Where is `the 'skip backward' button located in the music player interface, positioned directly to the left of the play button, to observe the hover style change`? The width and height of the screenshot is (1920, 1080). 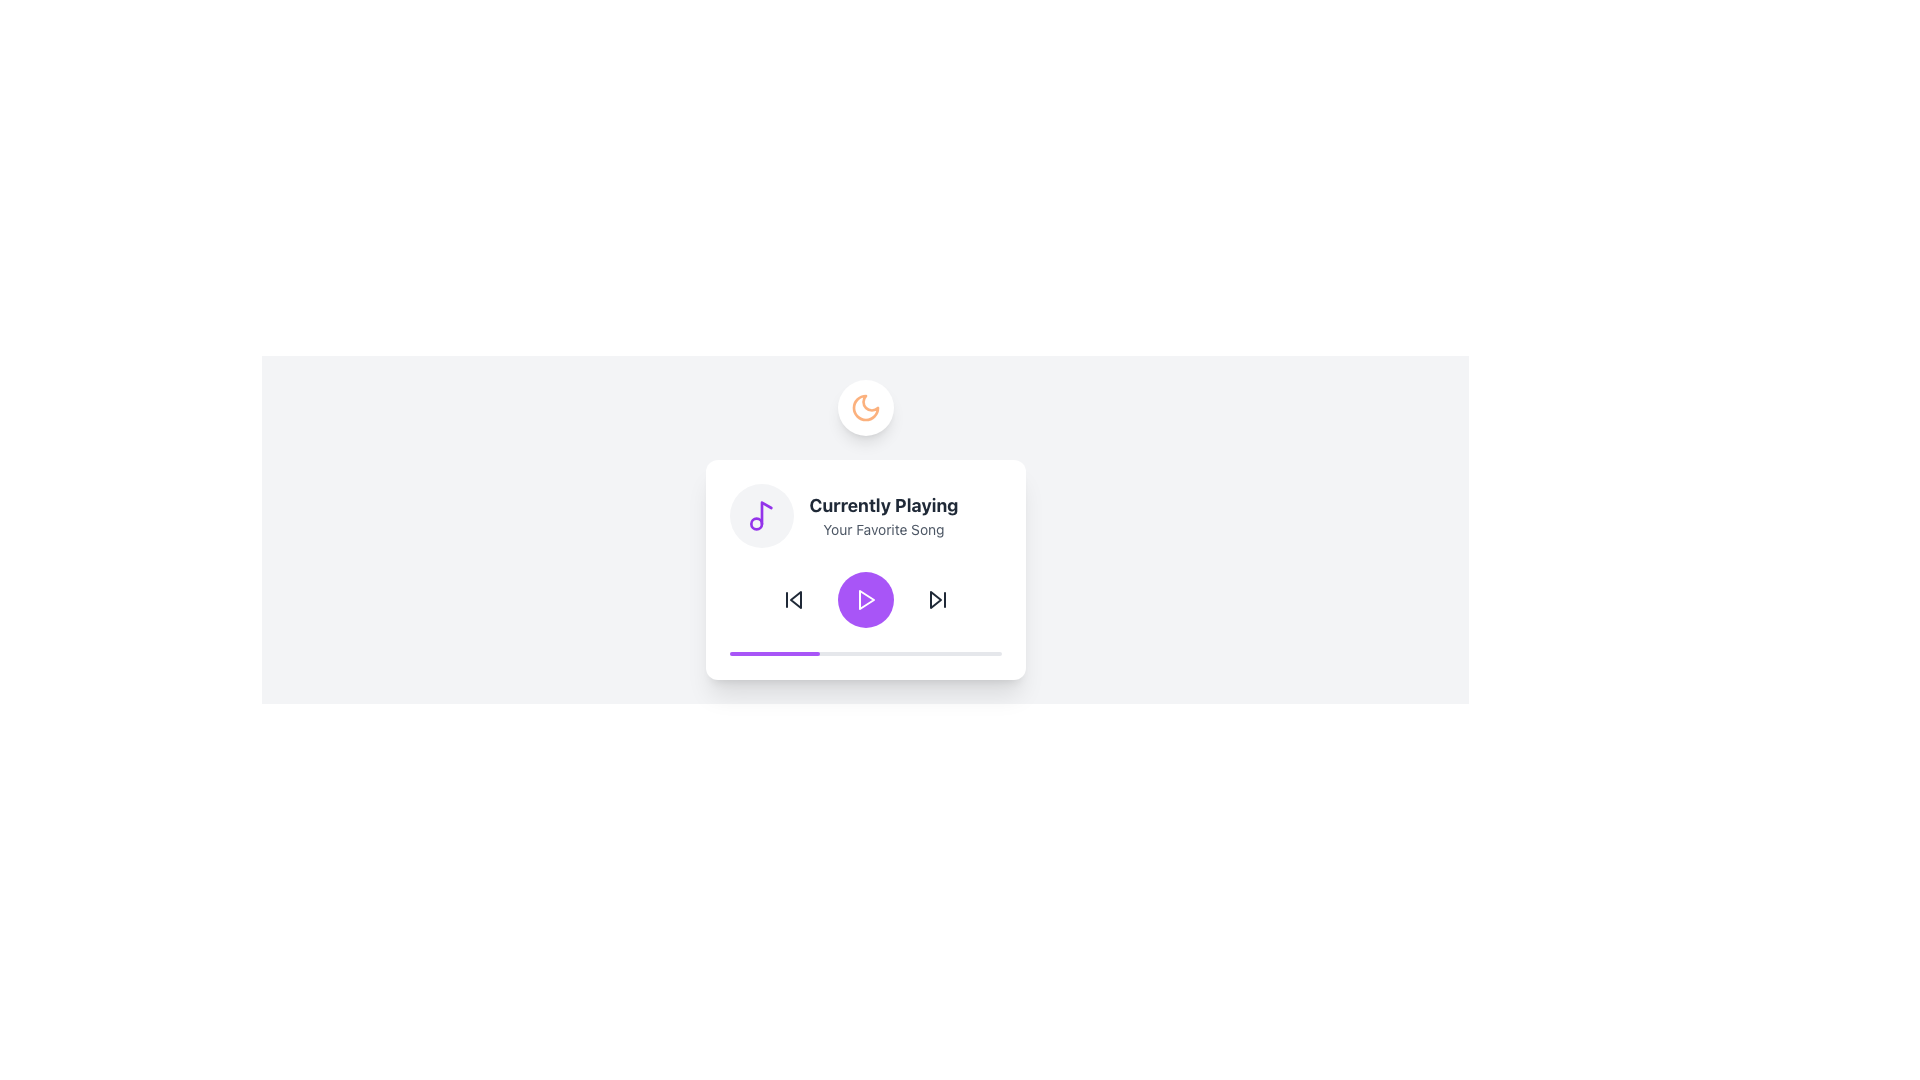 the 'skip backward' button located in the music player interface, positioned directly to the left of the play button, to observe the hover style change is located at coordinates (792, 599).